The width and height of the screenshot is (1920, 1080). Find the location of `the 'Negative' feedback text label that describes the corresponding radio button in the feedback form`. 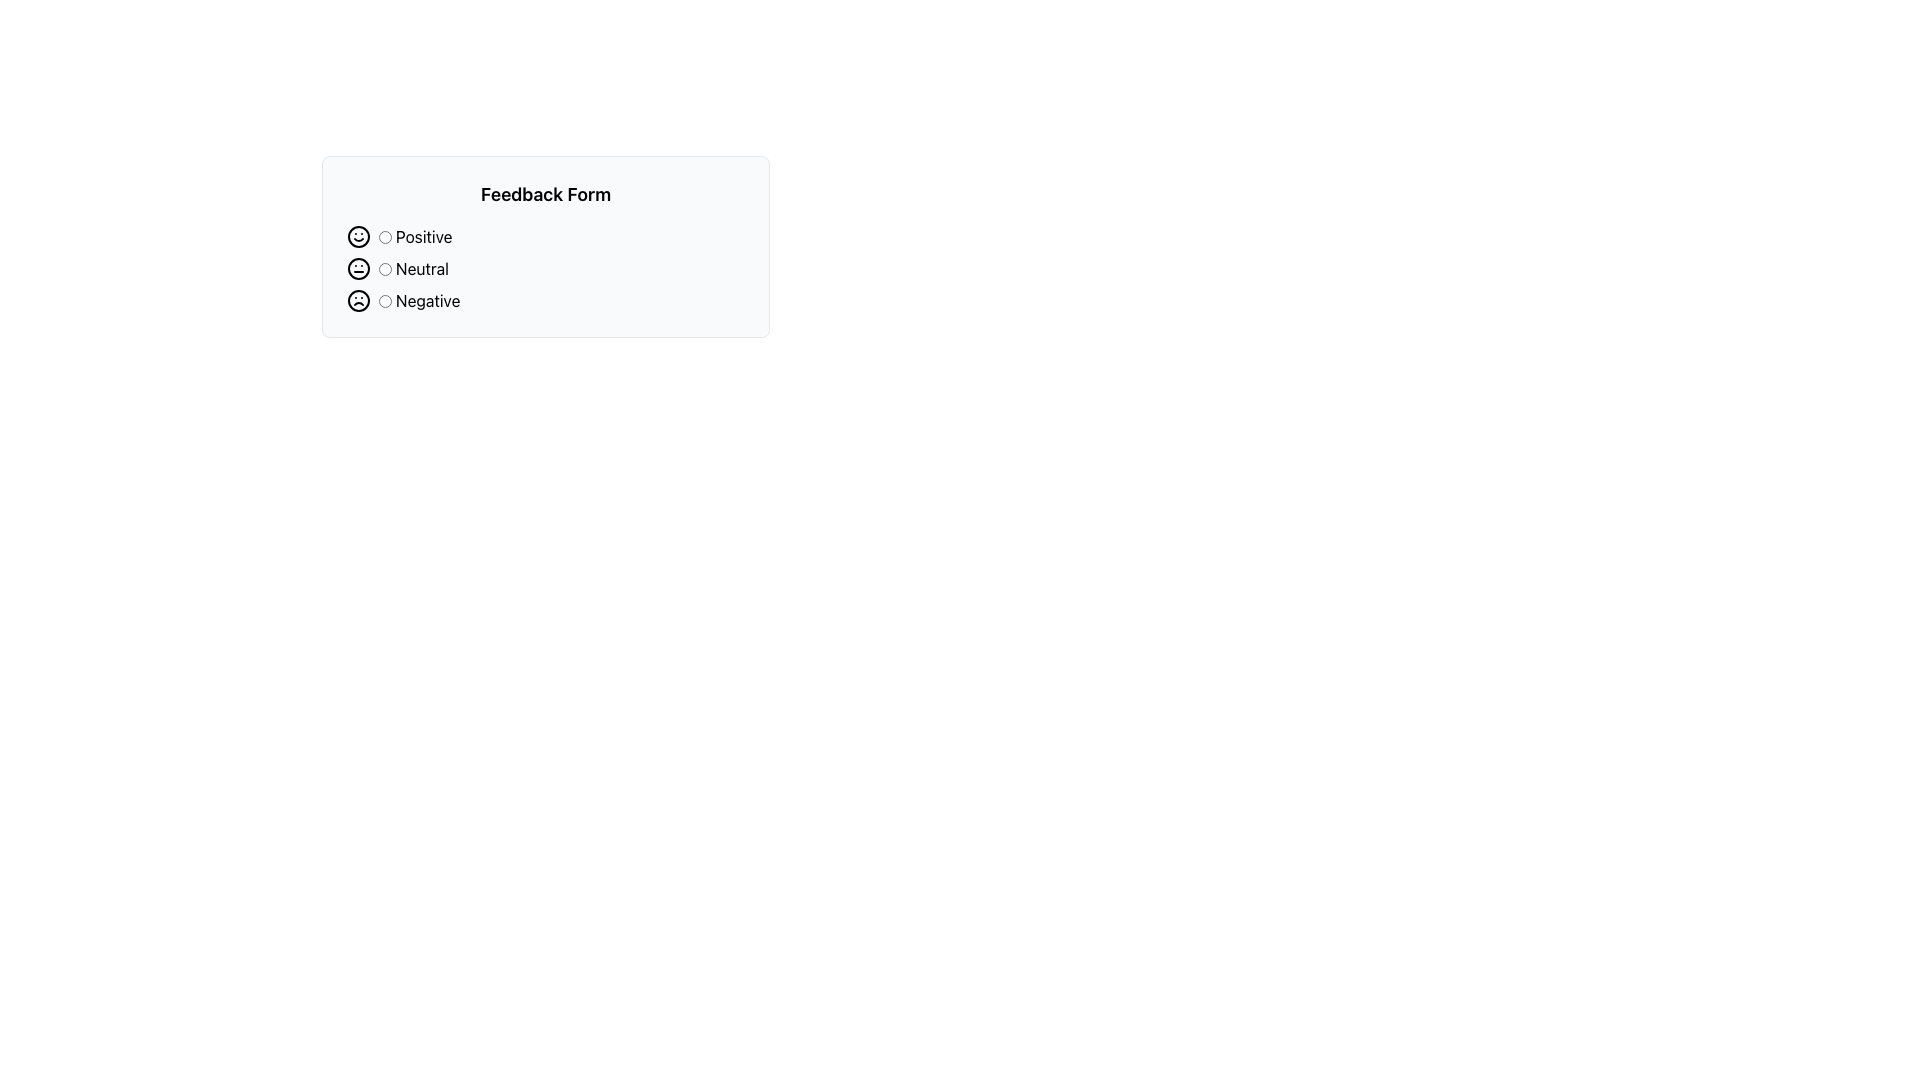

the 'Negative' feedback text label that describes the corresponding radio button in the feedback form is located at coordinates (427, 300).